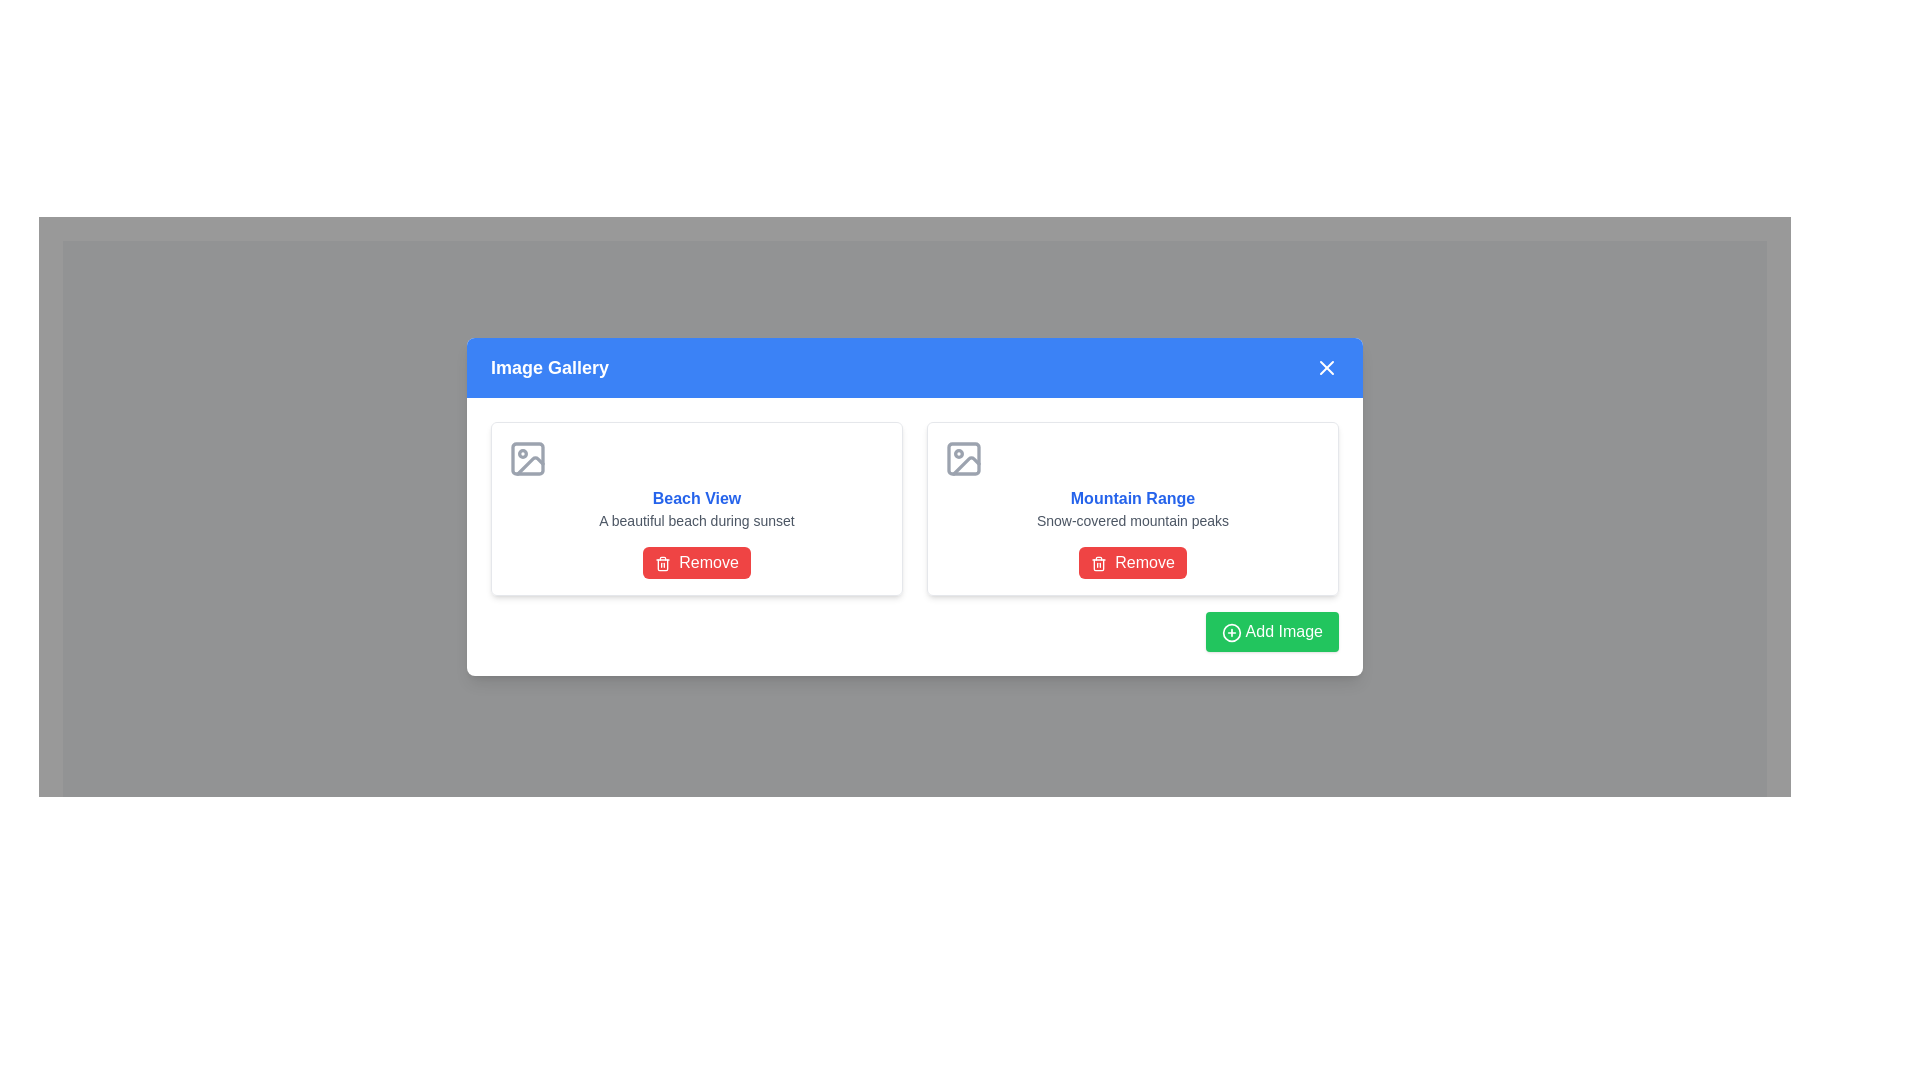 The width and height of the screenshot is (1920, 1080). I want to click on the bold white text label 'Image Gallery' located in the blue header bar of the modal window, so click(550, 367).